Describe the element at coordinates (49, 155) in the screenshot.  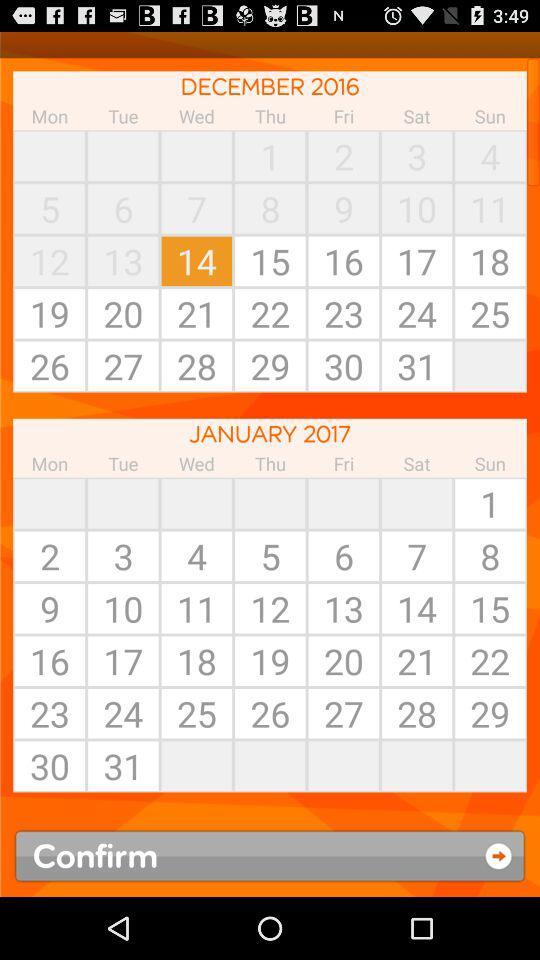
I see `the icon next to tue app` at that location.